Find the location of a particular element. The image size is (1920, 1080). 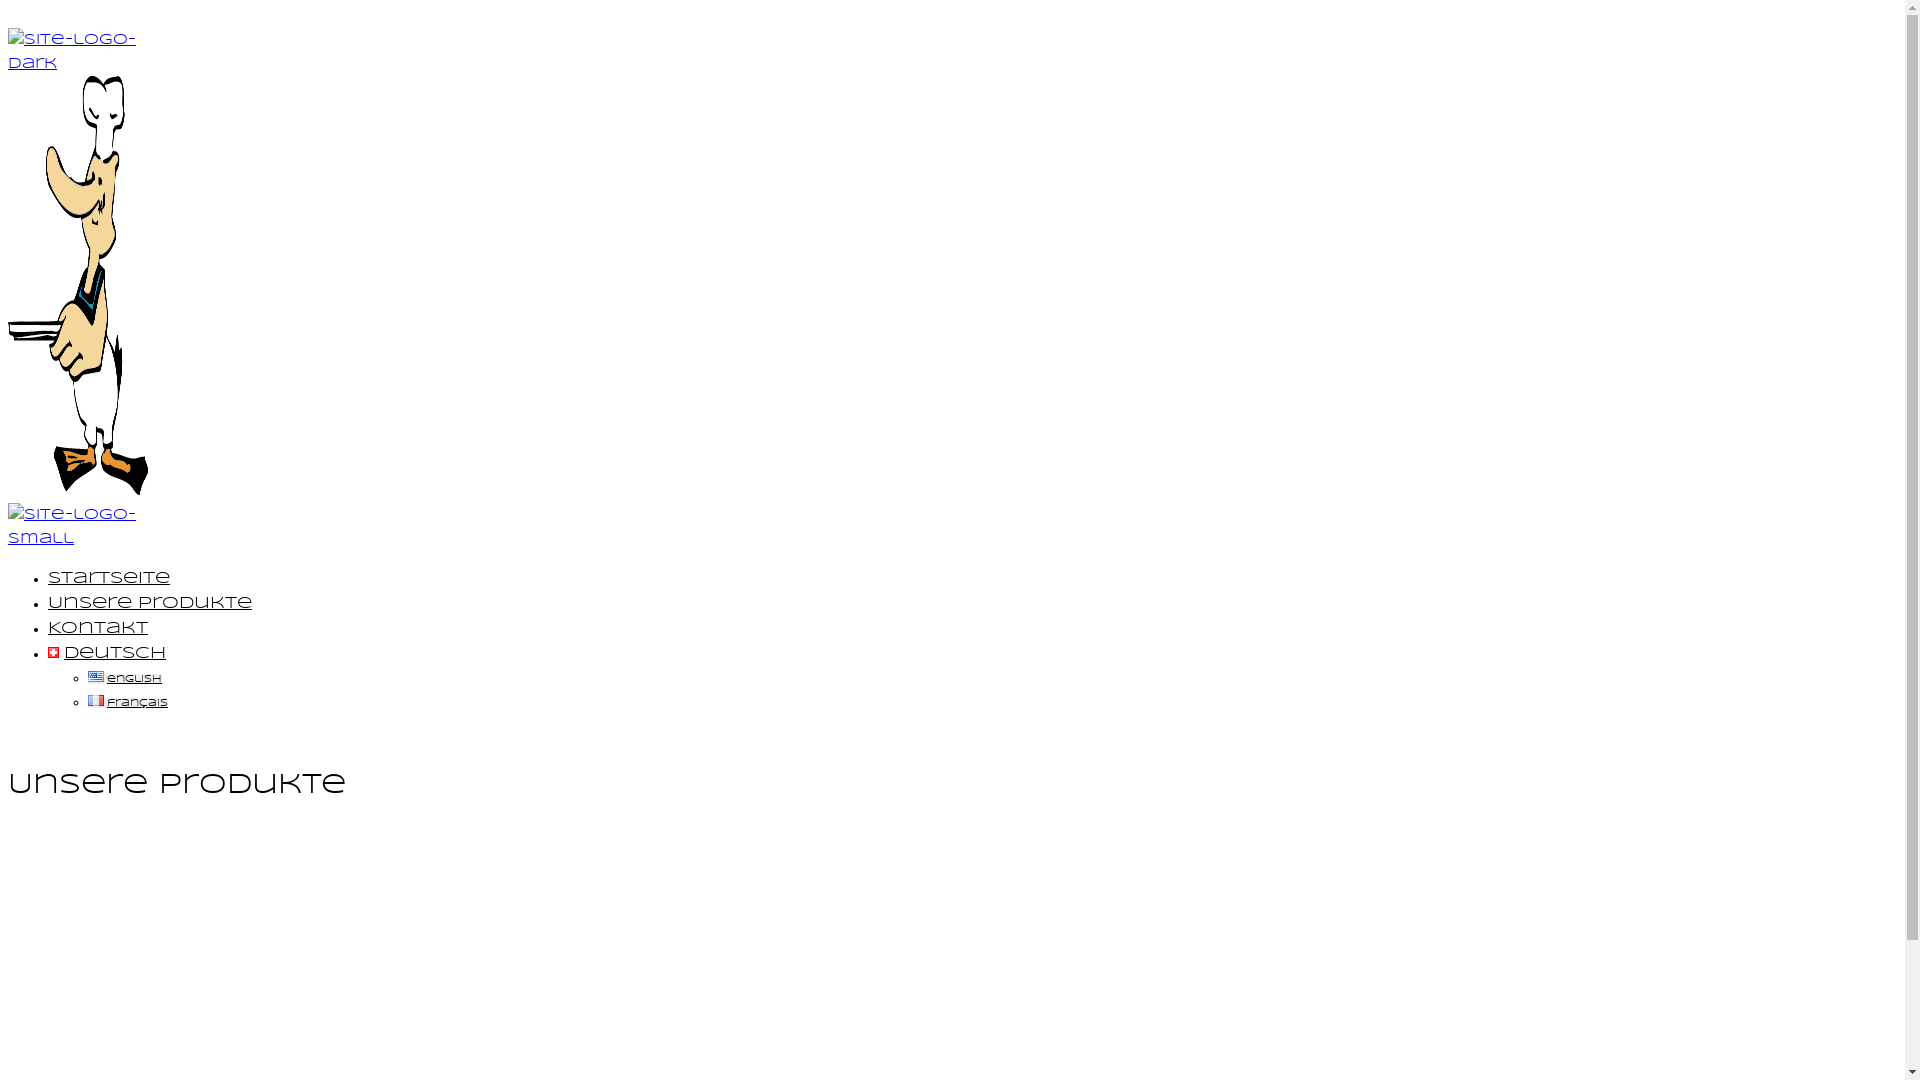

'english' is located at coordinates (123, 677).